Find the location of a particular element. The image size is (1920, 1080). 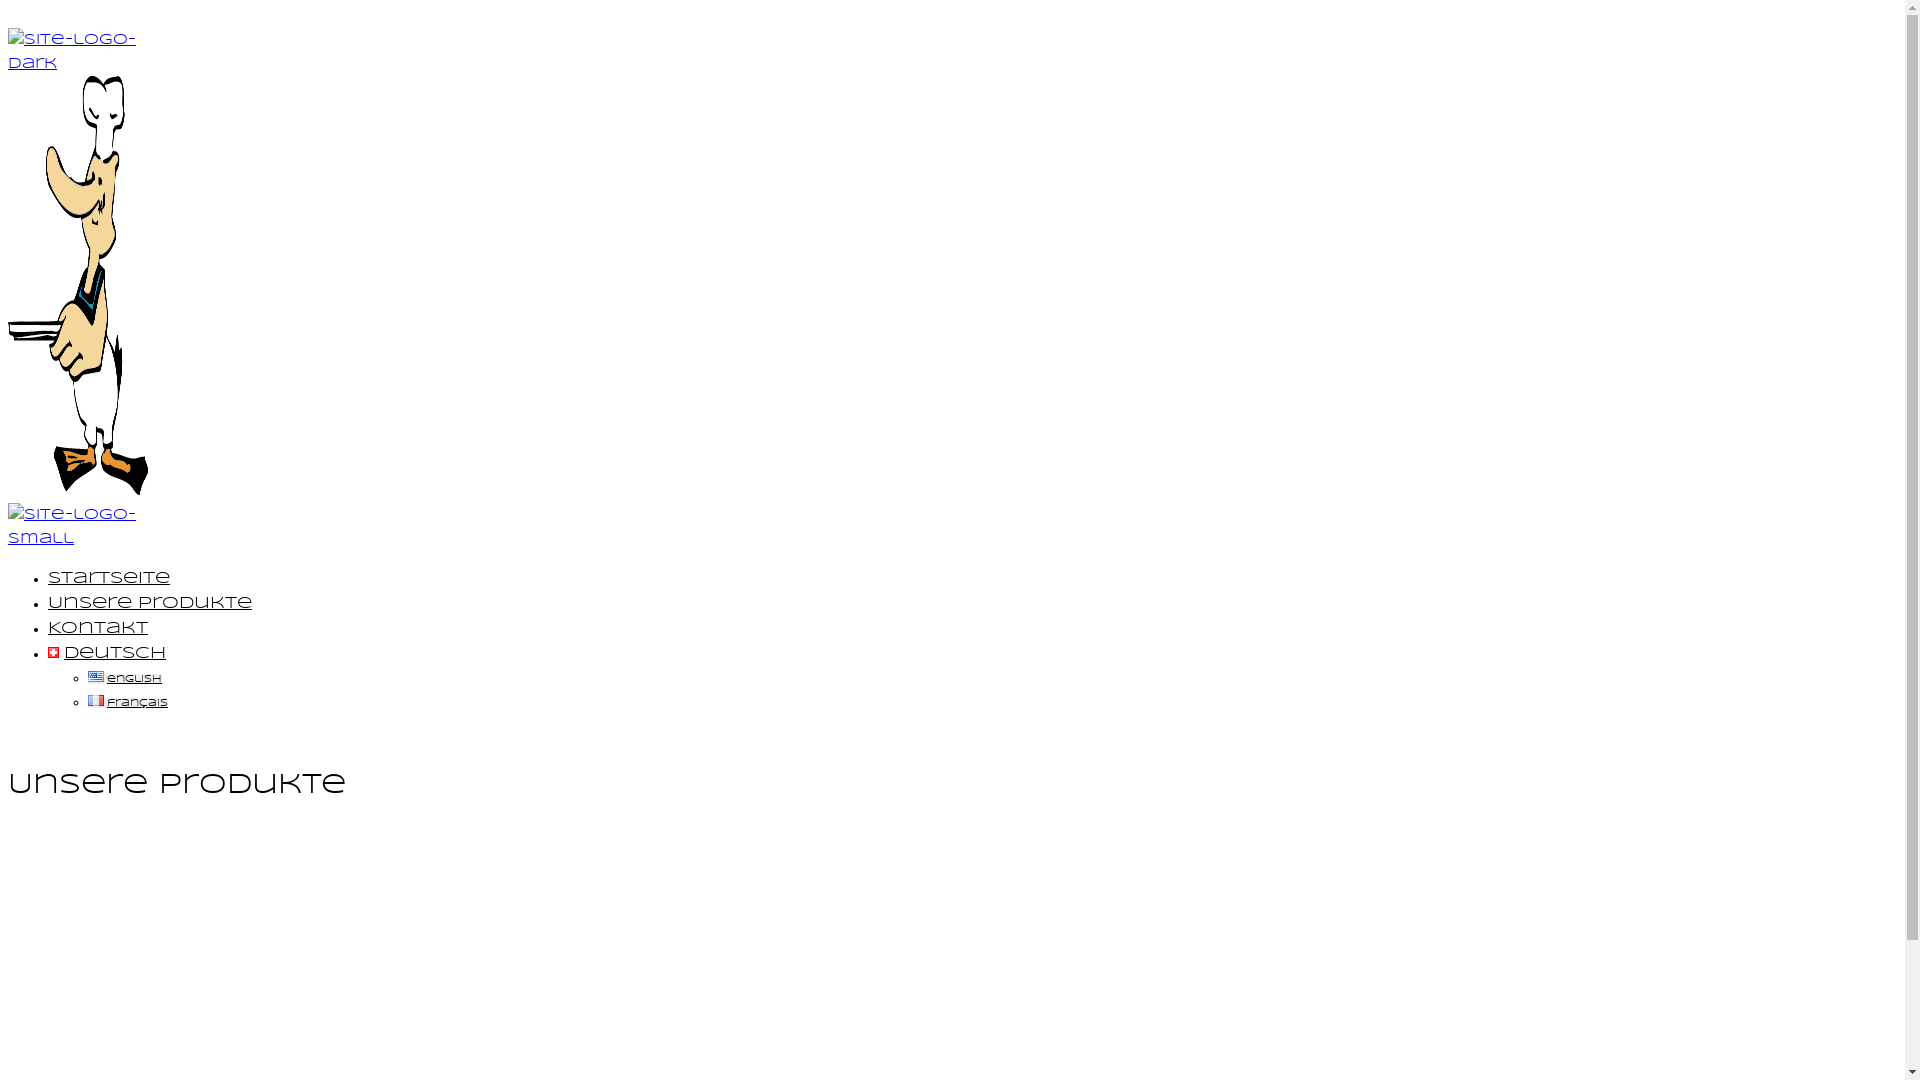

'english' is located at coordinates (123, 677).